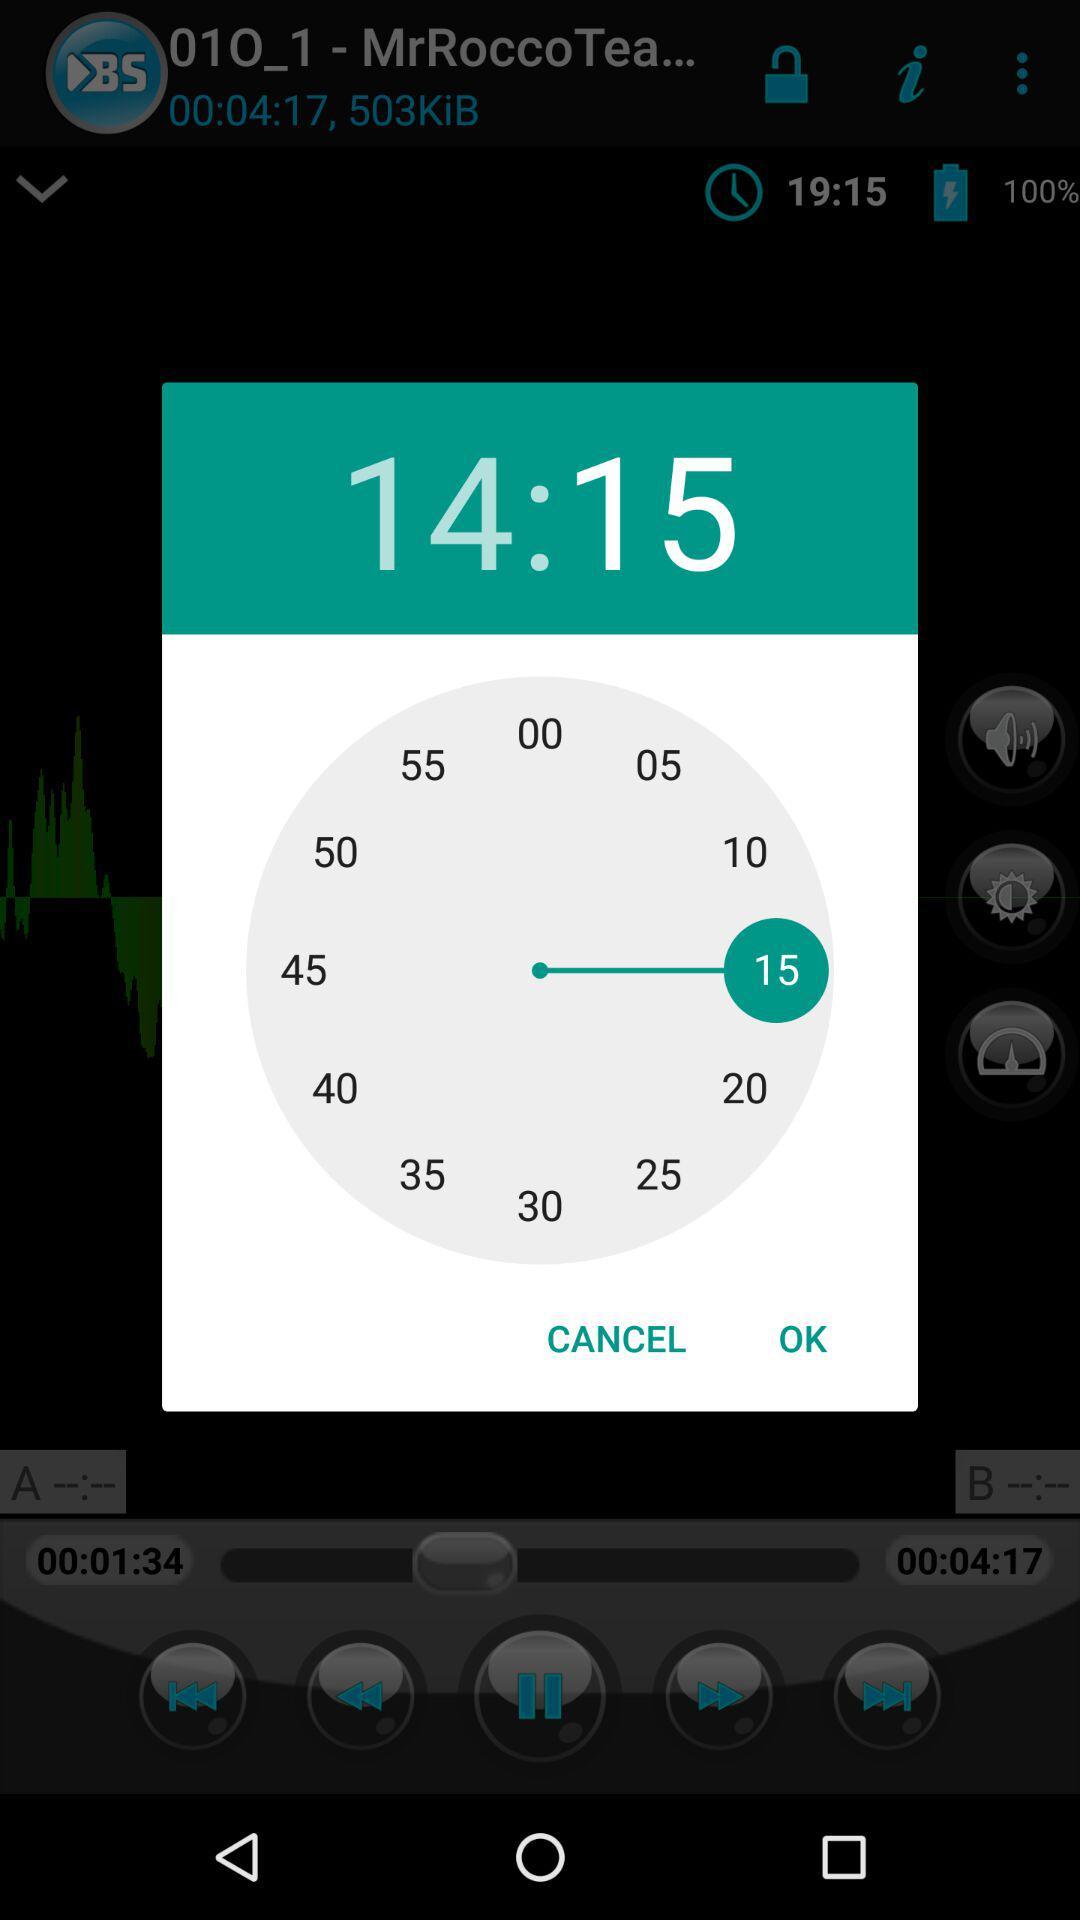 The height and width of the screenshot is (1920, 1080). I want to click on 14 item, so click(425, 508).